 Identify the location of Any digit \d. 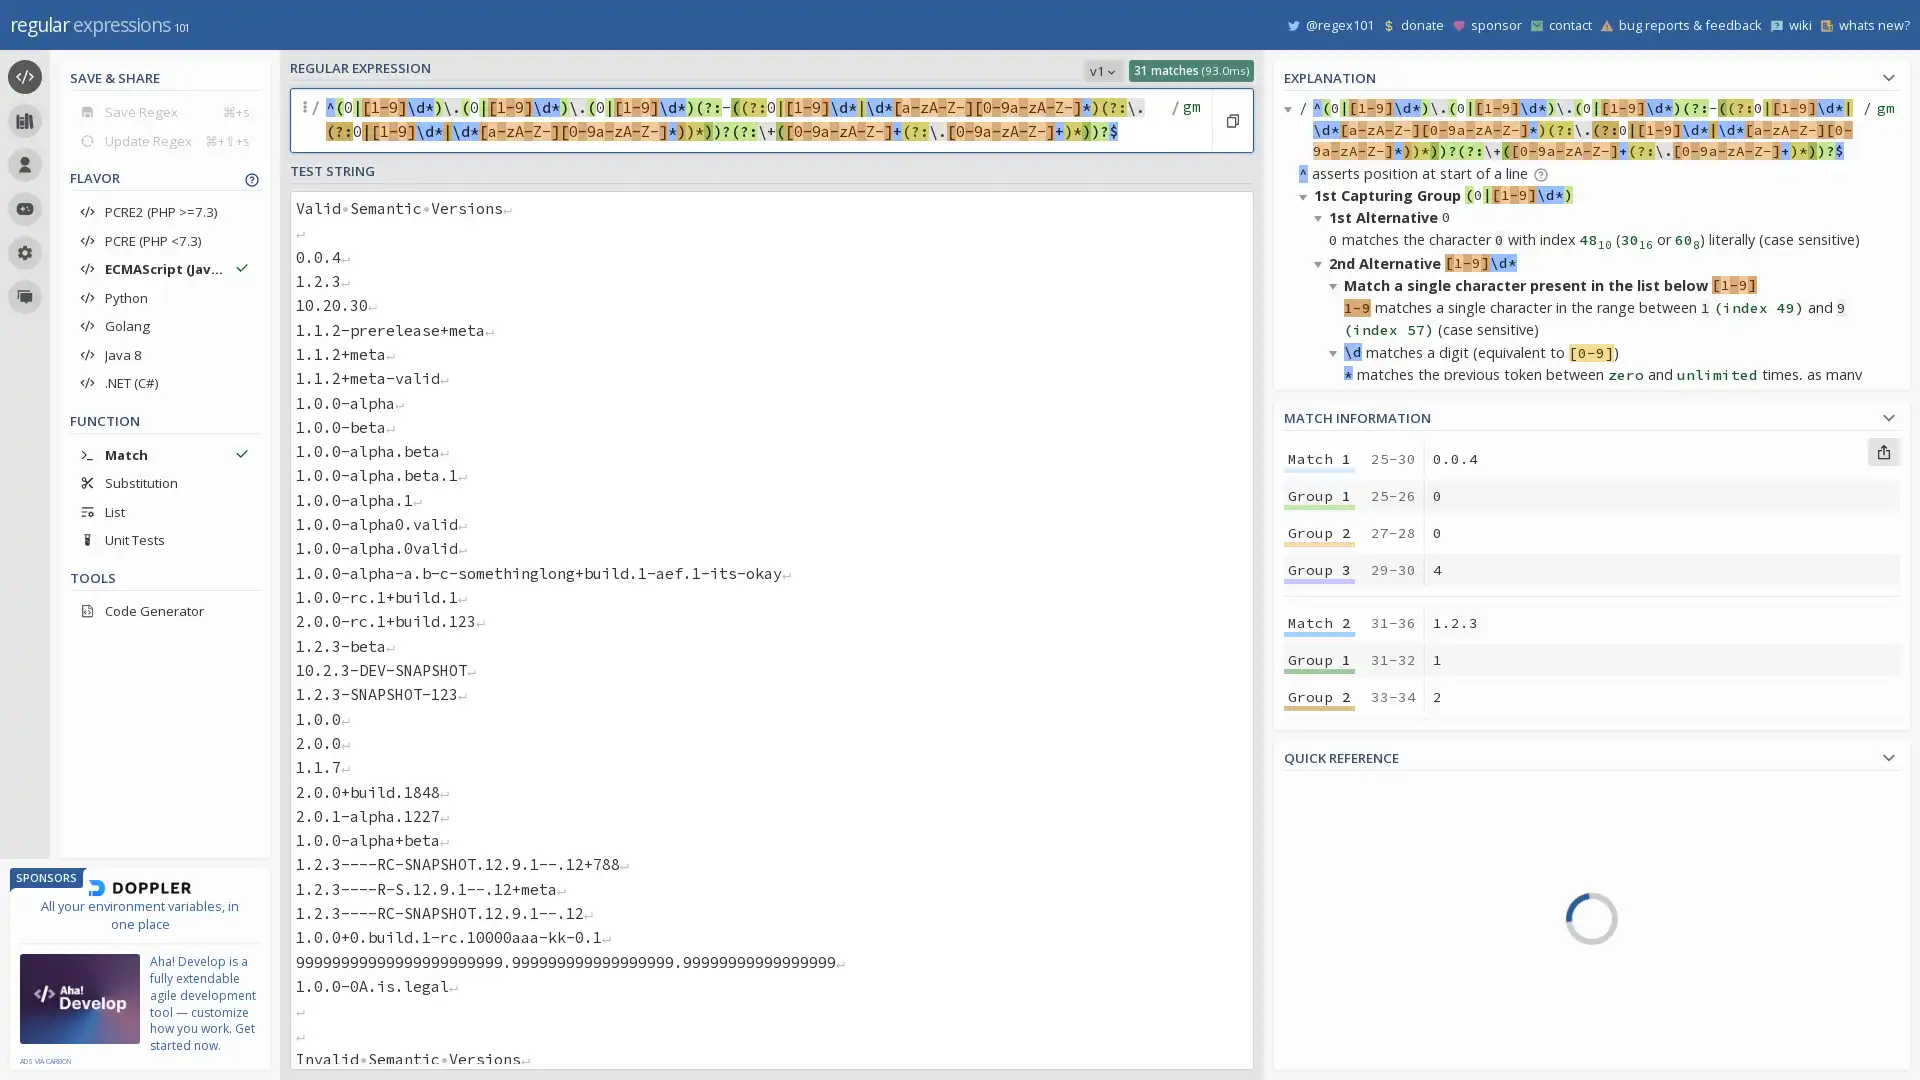
(1691, 1047).